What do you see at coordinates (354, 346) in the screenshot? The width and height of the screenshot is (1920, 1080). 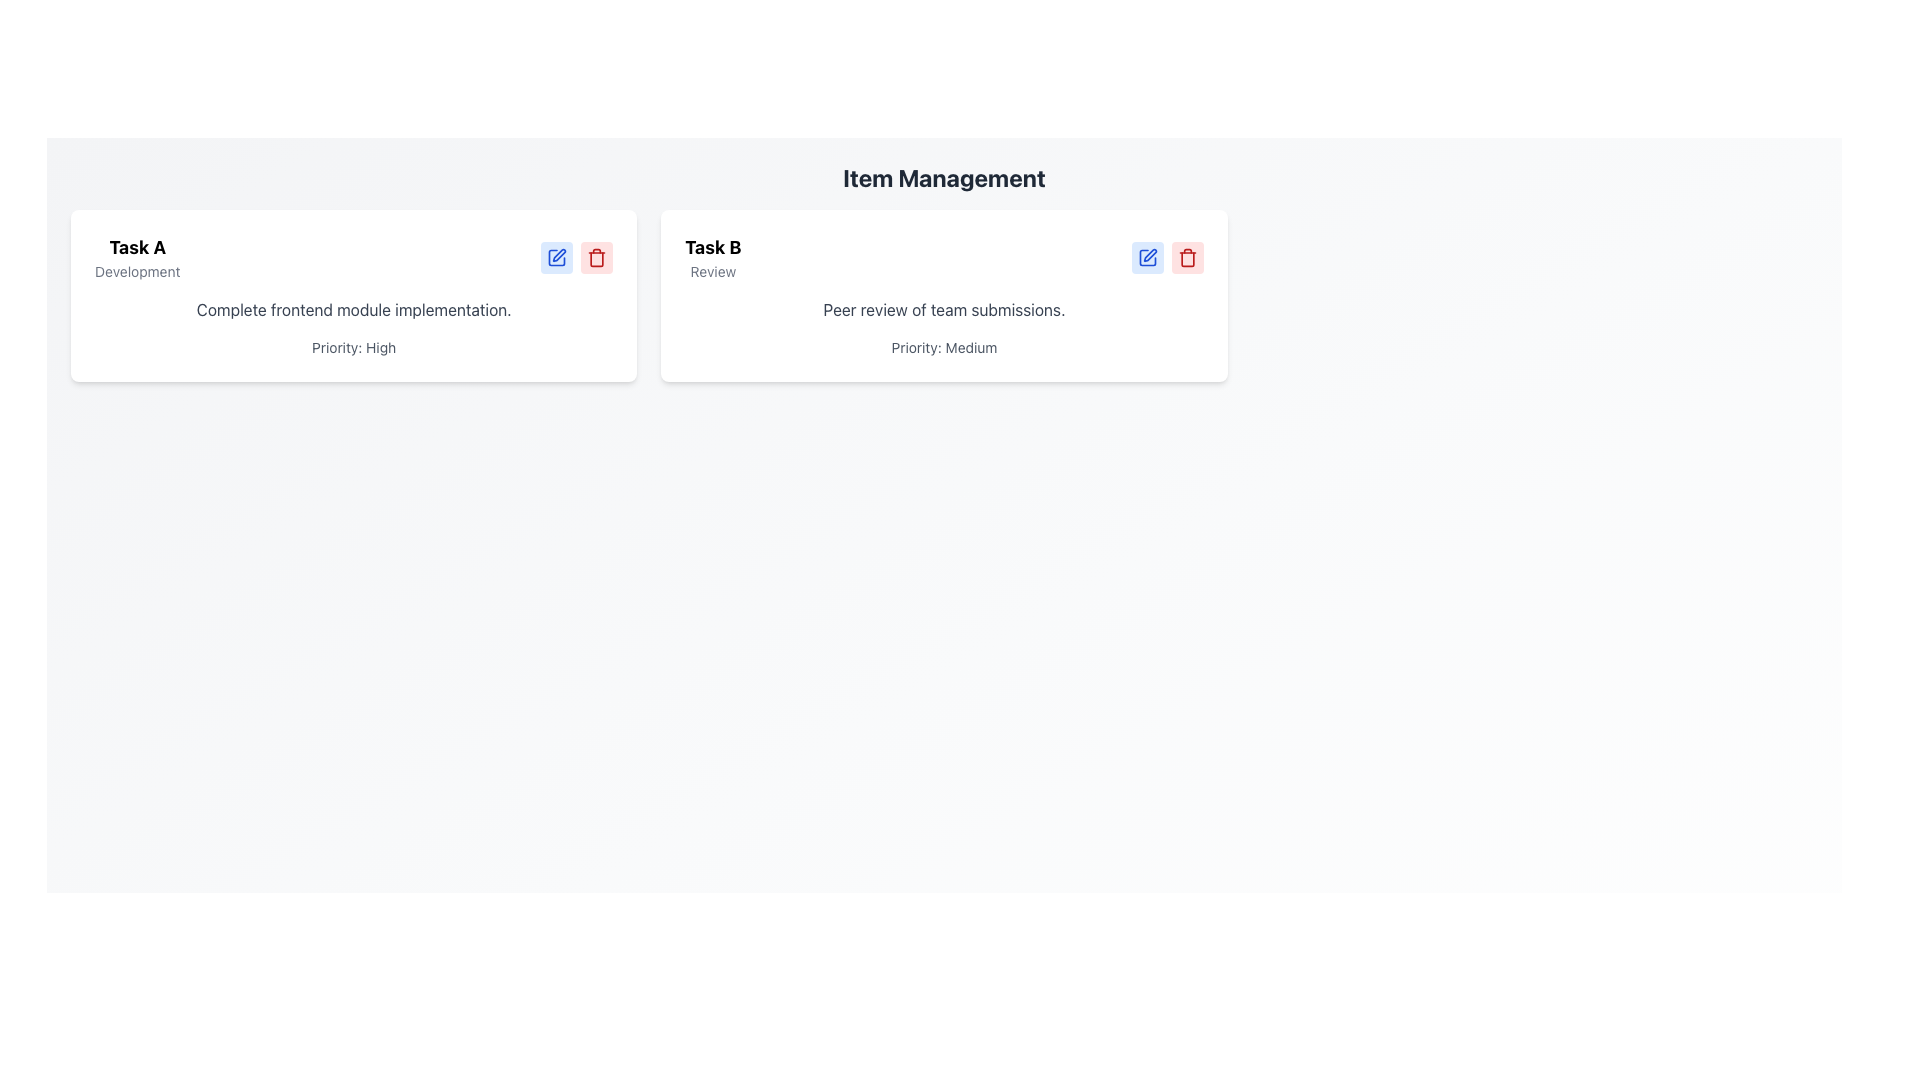 I see `the static text label displaying the priority level 'High' located below the task description in the card titled 'Task A'` at bounding box center [354, 346].